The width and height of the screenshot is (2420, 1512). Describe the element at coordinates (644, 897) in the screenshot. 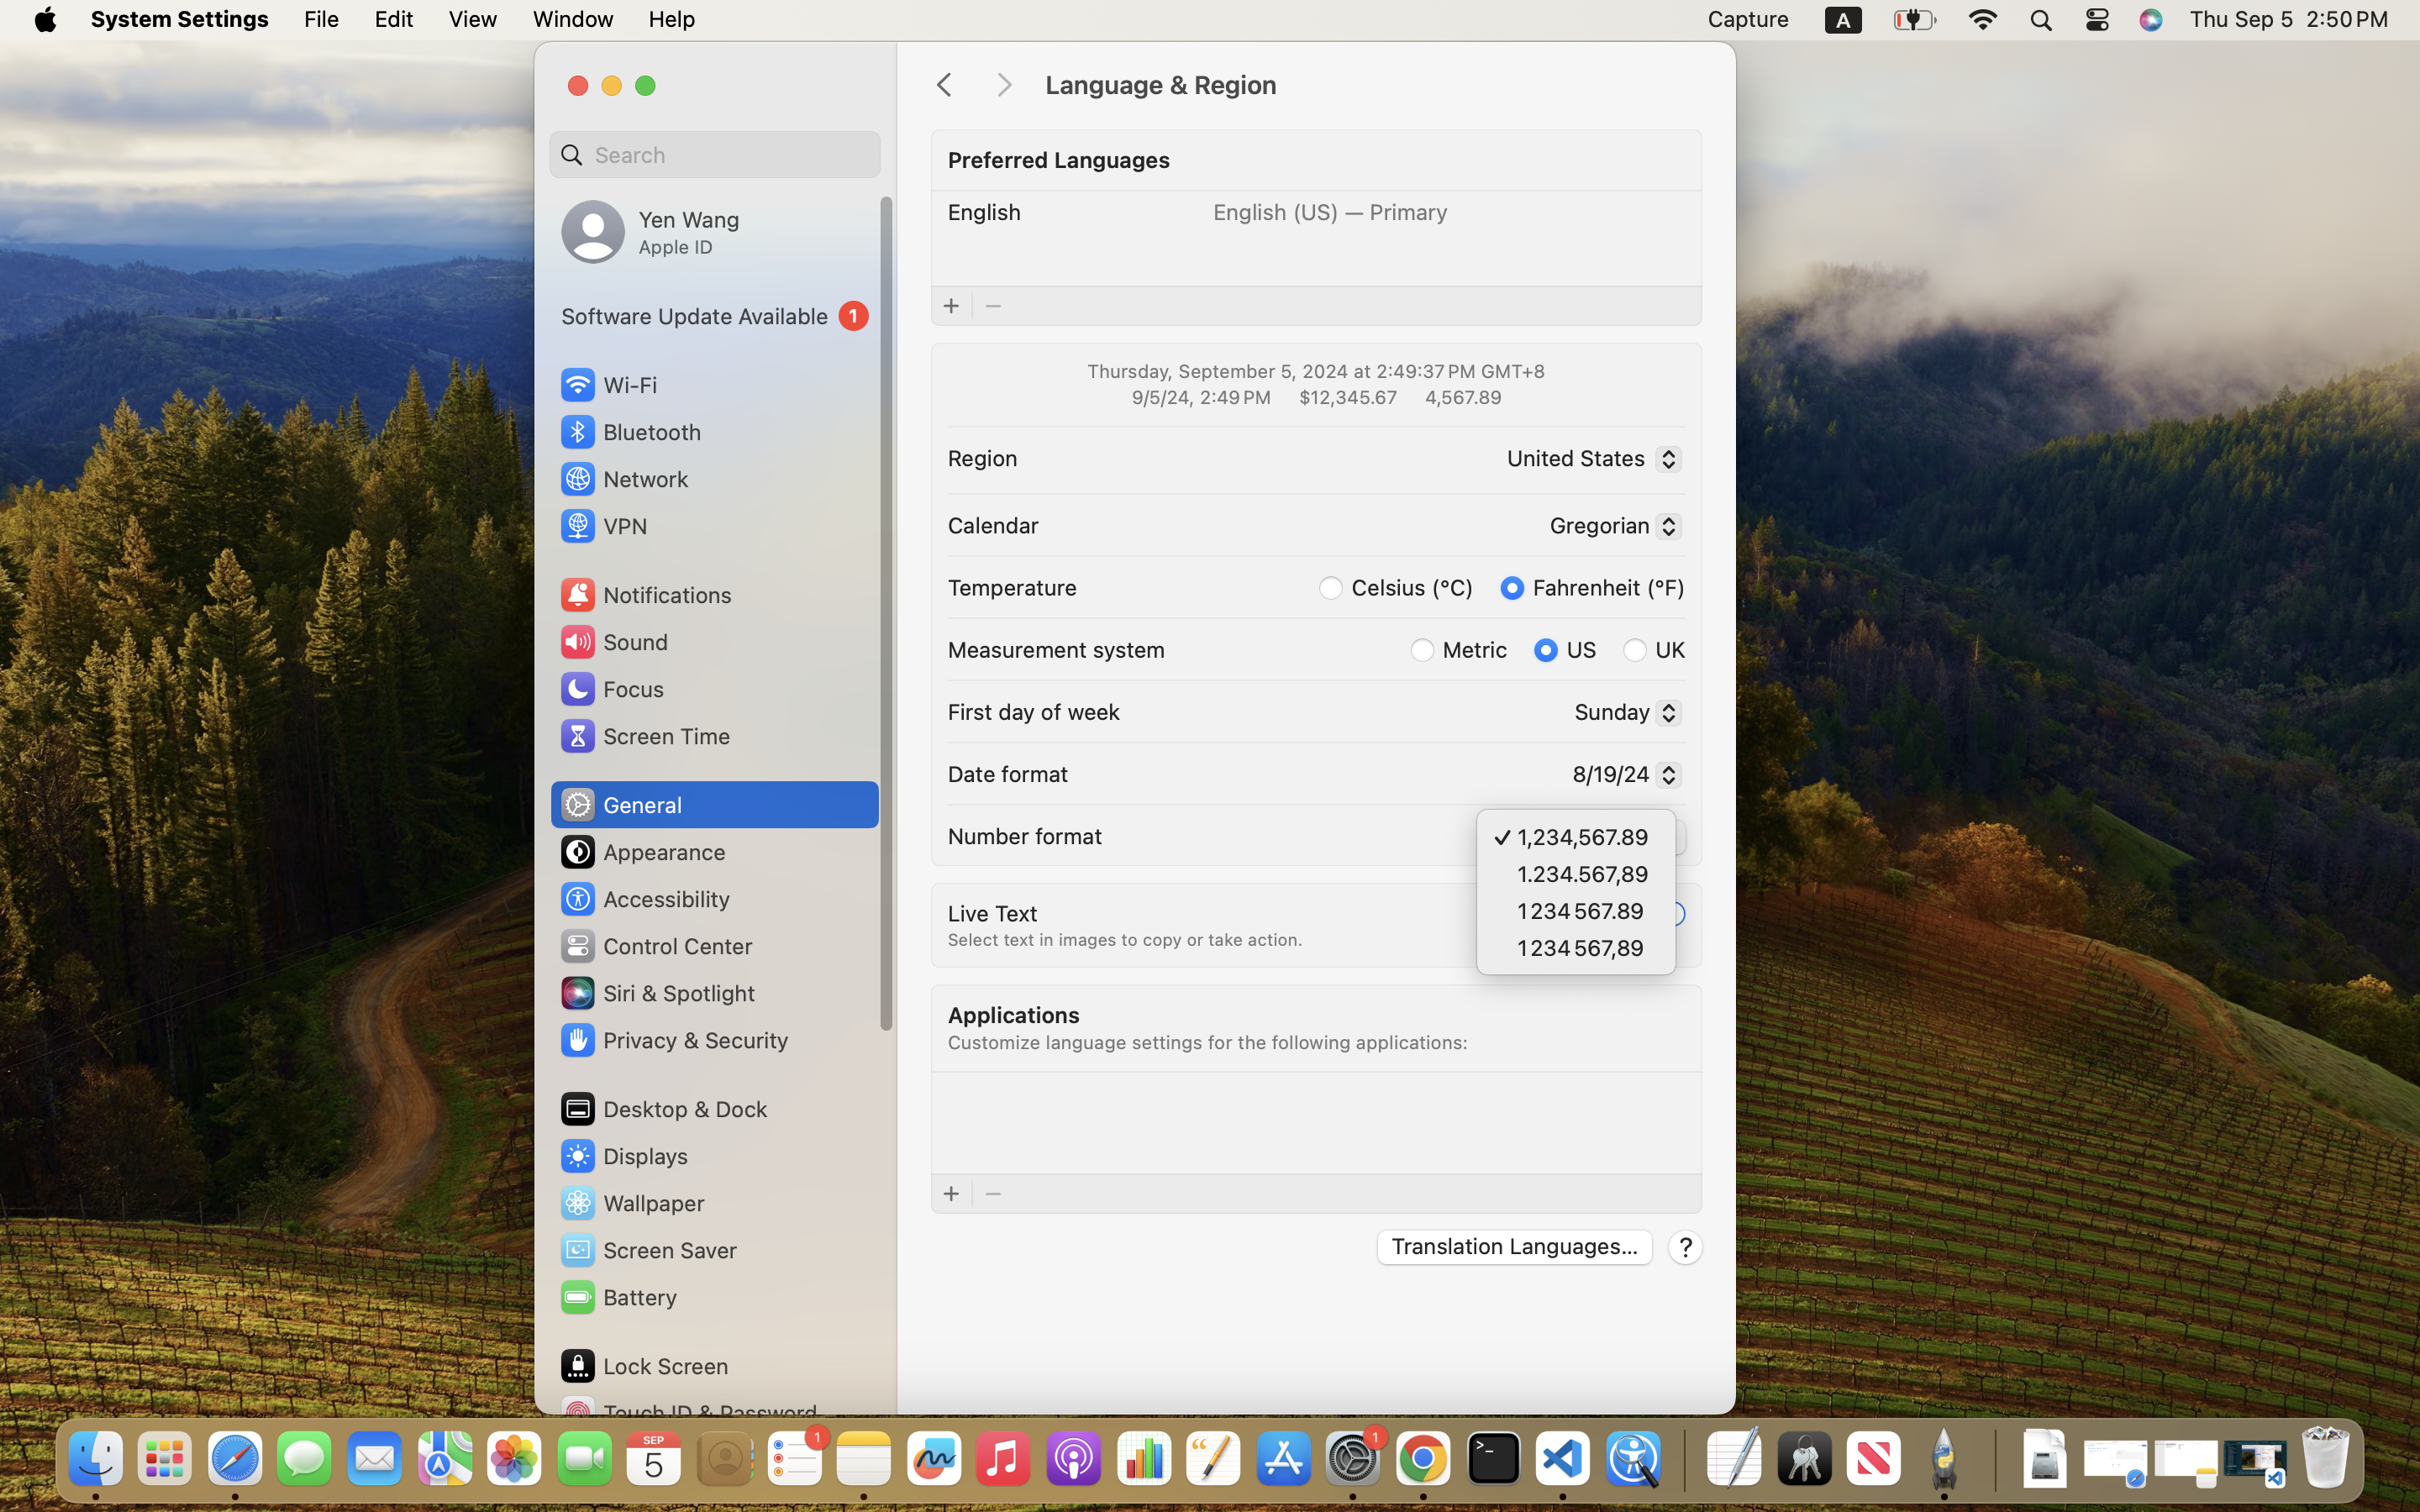

I see `'Accessibility'` at that location.